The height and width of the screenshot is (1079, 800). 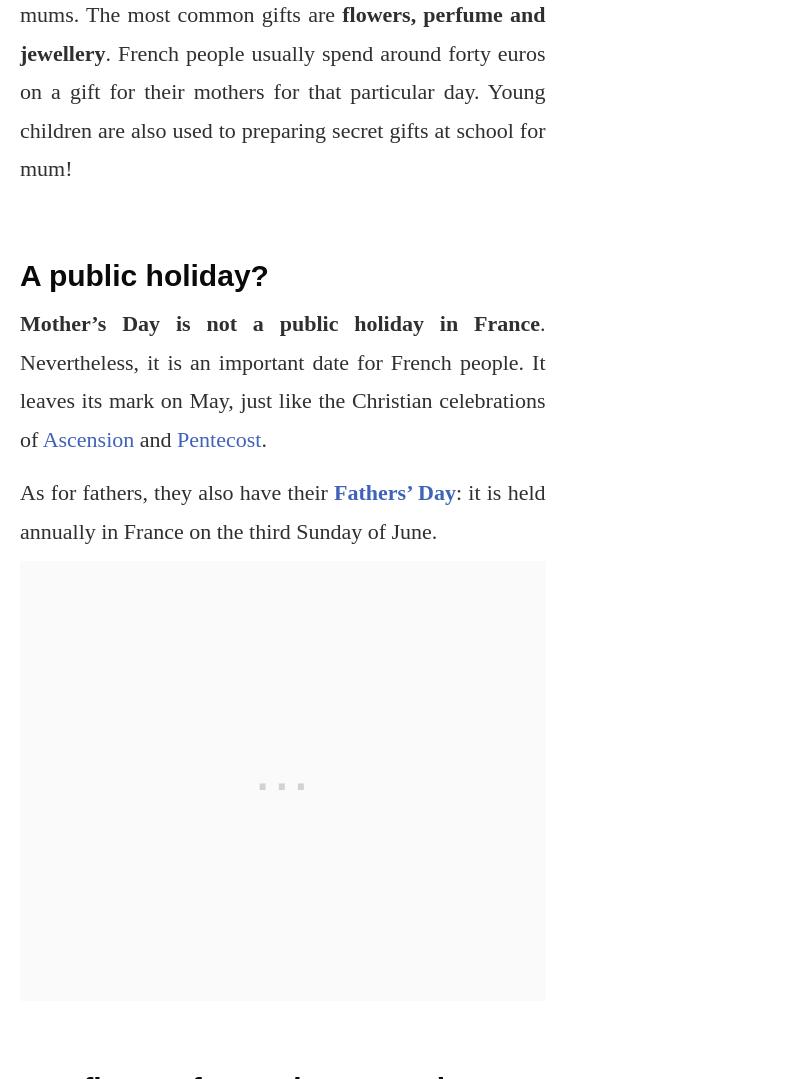 What do you see at coordinates (20, 491) in the screenshot?
I see `'As for fathers, they also have their'` at bounding box center [20, 491].